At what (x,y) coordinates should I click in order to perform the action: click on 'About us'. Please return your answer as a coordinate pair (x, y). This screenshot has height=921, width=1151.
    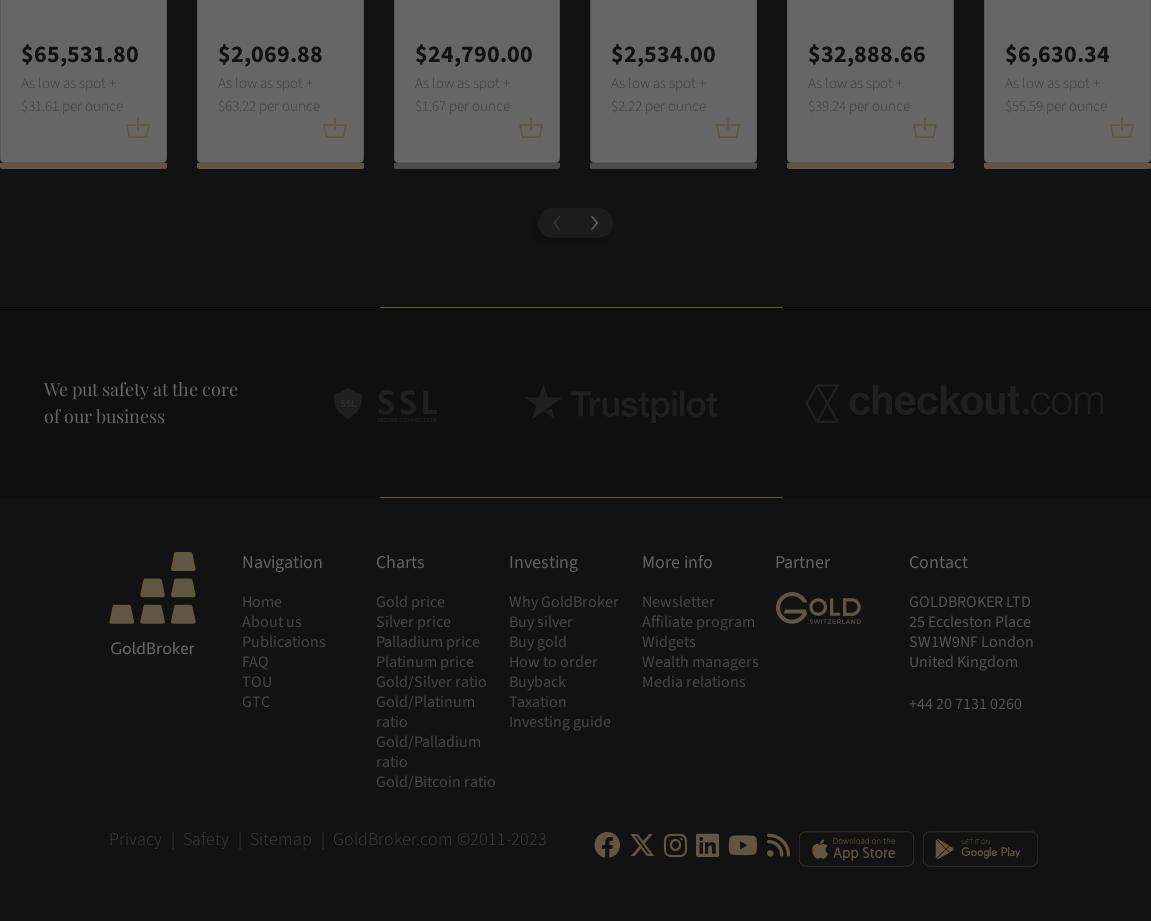
    Looking at the image, I should click on (271, 622).